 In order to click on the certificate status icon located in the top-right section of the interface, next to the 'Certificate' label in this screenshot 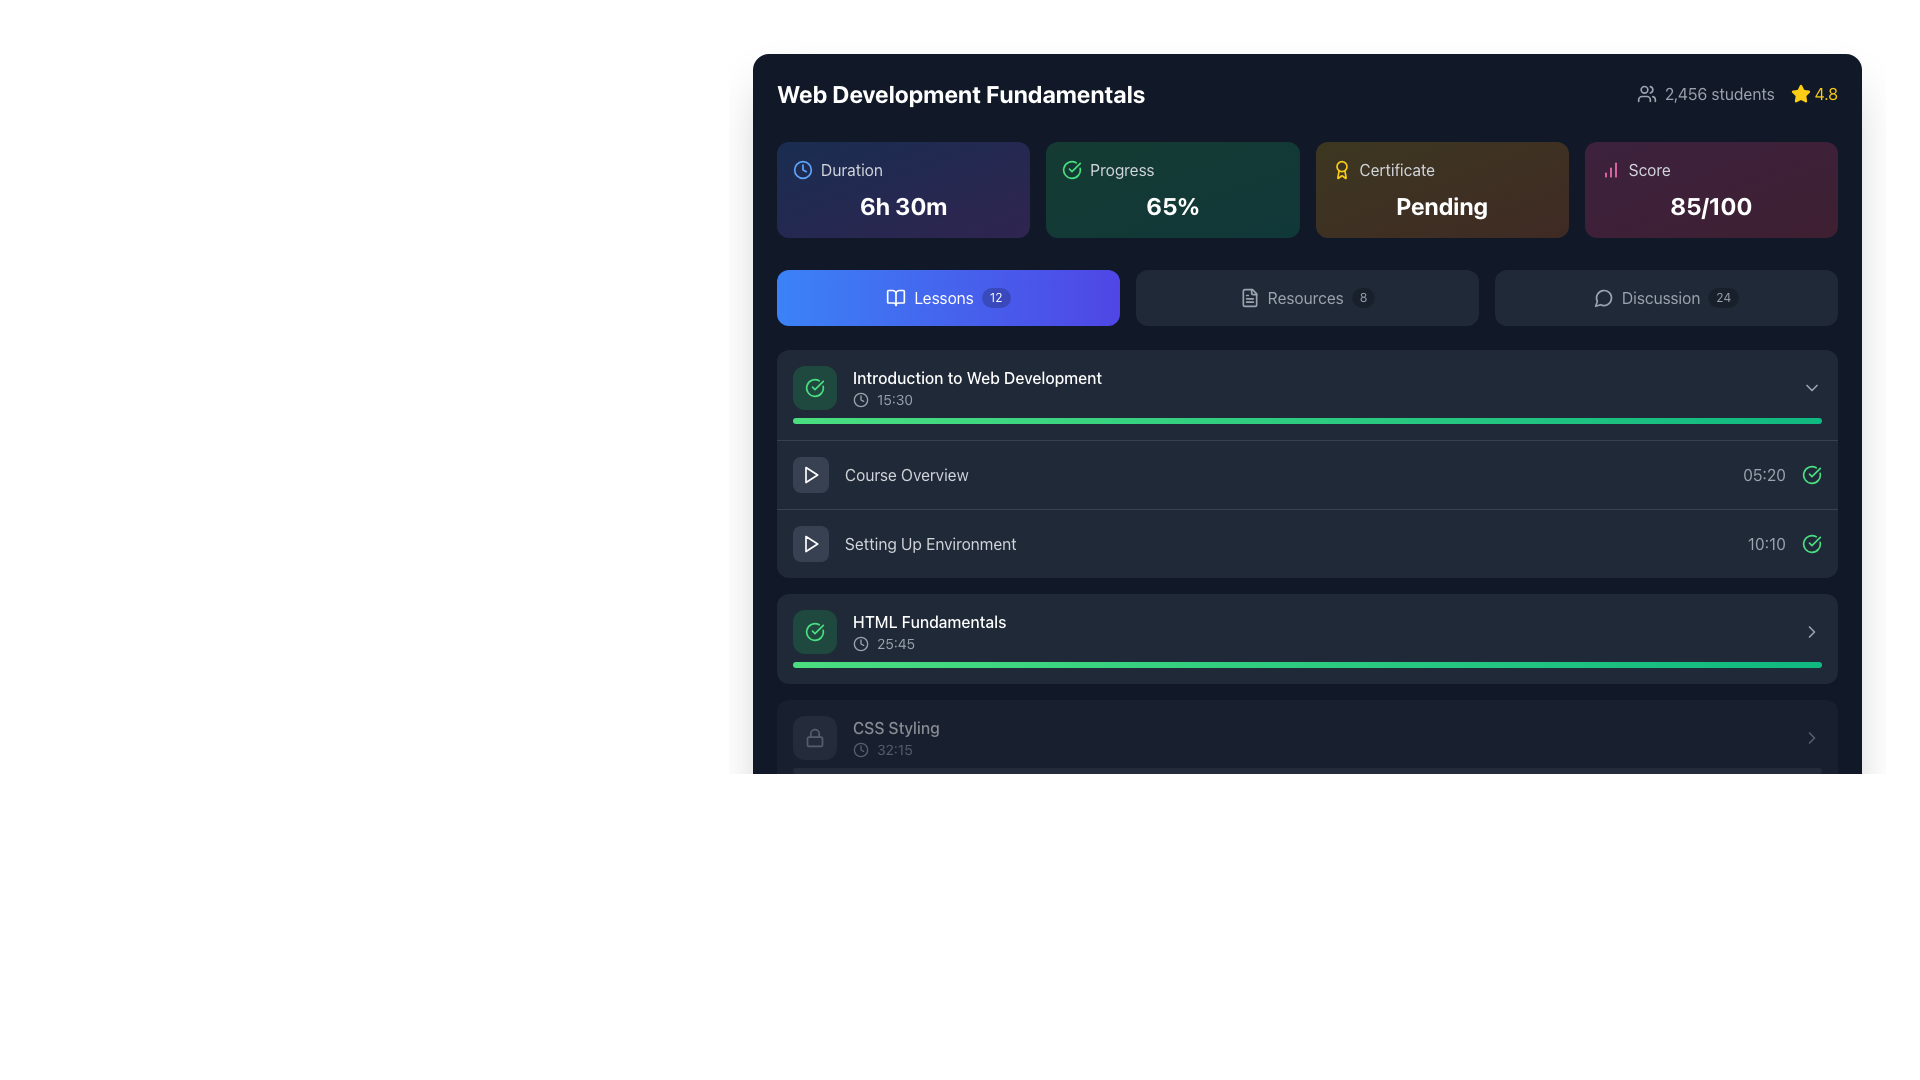, I will do `click(1341, 168)`.